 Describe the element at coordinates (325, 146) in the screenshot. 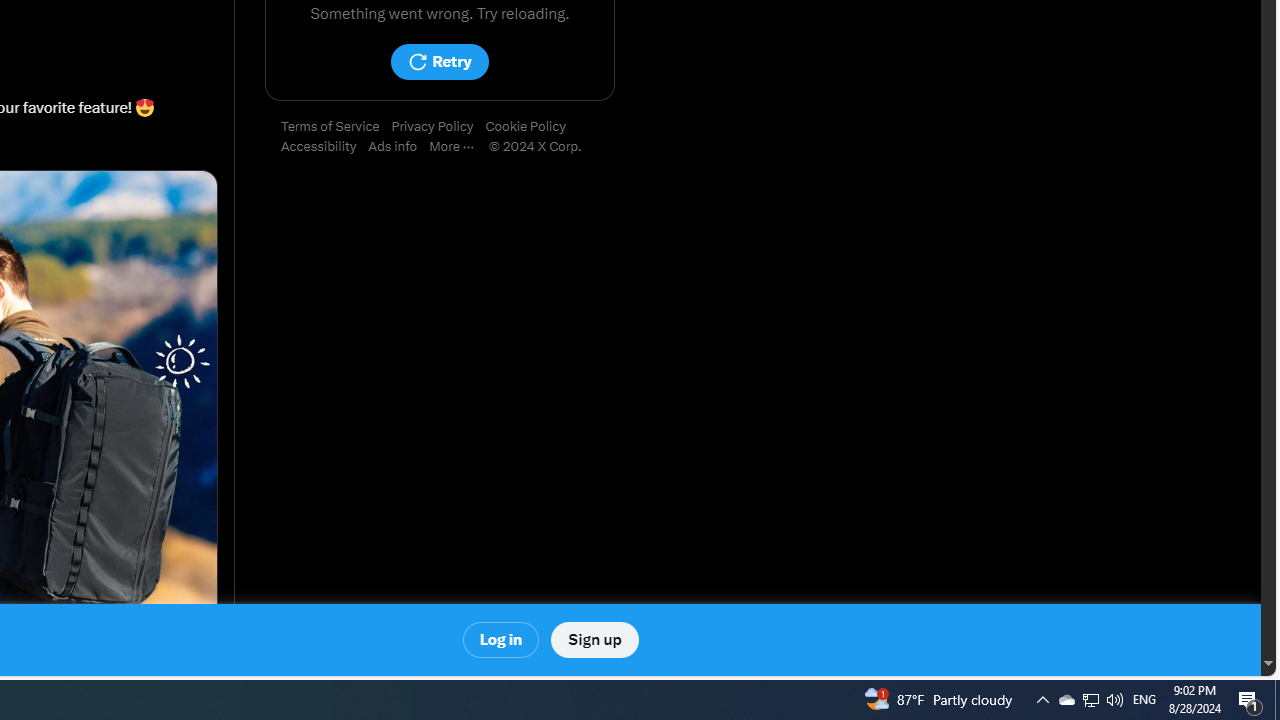

I see `'Accessibility'` at that location.